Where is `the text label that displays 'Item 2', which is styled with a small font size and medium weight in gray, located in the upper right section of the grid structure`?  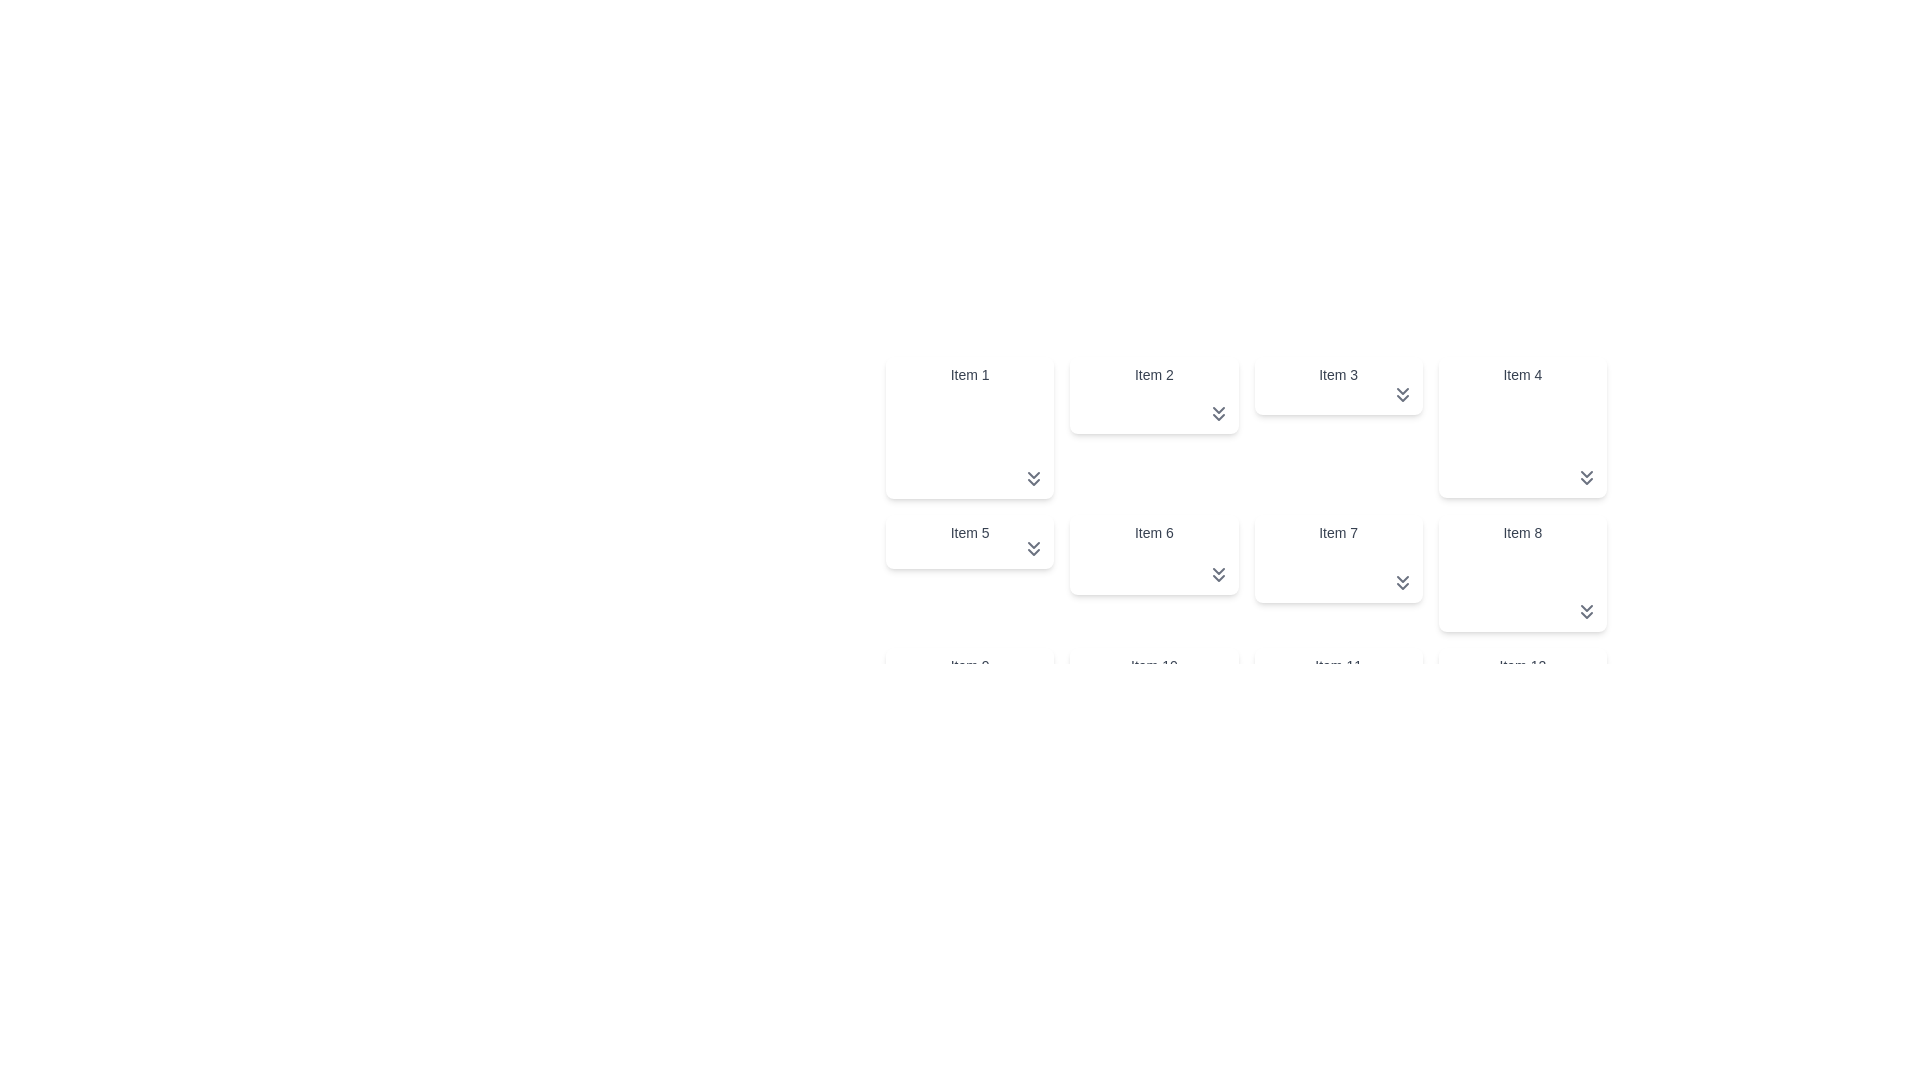
the text label that displays 'Item 2', which is styled with a small font size and medium weight in gray, located in the upper right section of the grid structure is located at coordinates (1154, 374).